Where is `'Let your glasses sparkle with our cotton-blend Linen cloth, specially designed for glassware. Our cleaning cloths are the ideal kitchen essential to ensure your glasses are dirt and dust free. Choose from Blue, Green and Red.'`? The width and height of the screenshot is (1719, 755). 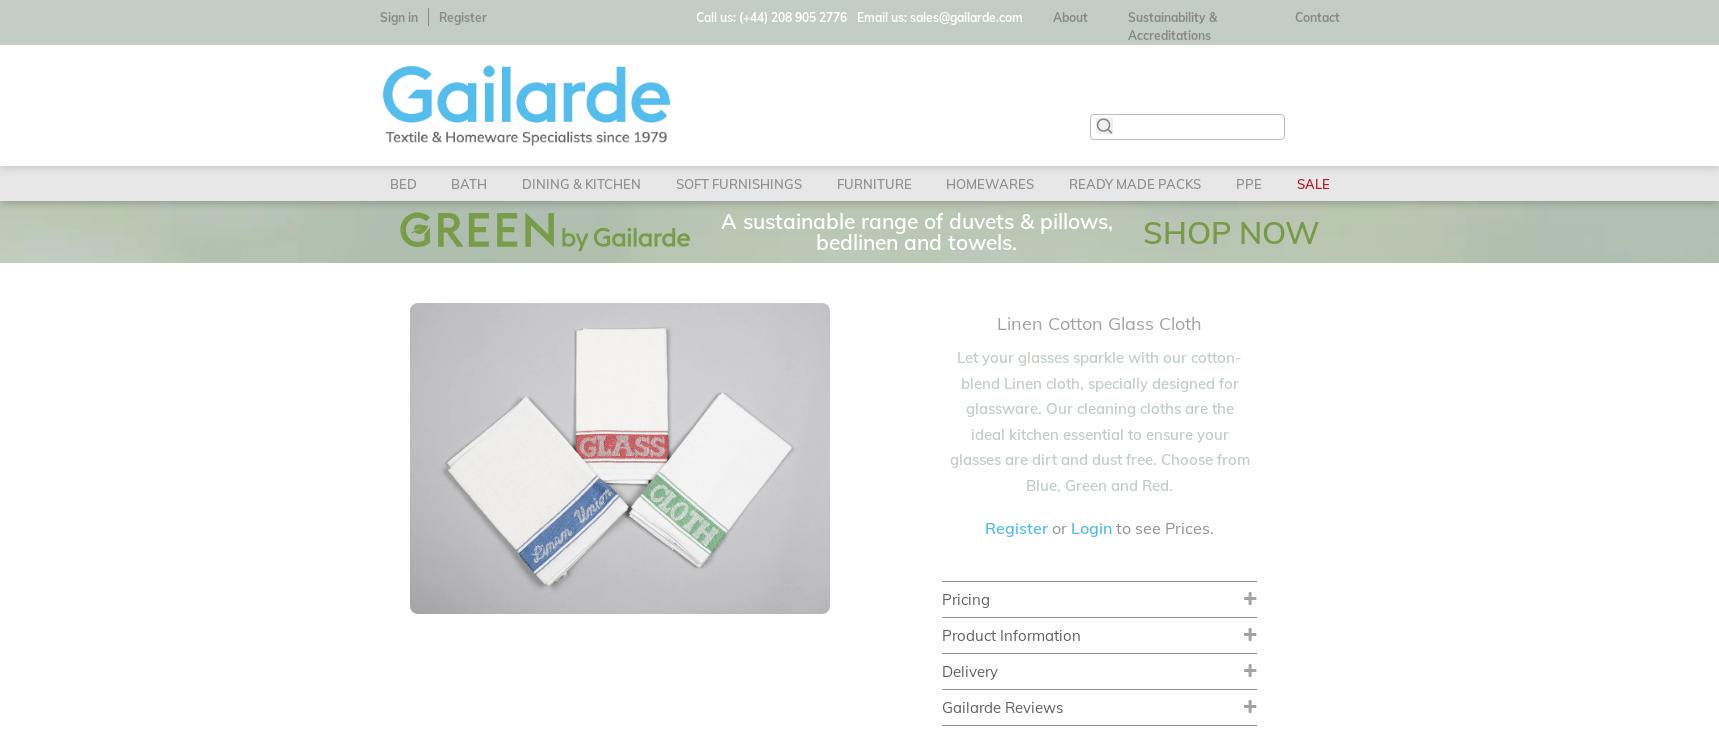
'Let your glasses sparkle with our cotton-blend Linen cloth, specially designed for glassware. Our cleaning cloths are the ideal kitchen essential to ensure your glasses are dirt and dust free. Choose from Blue, Green and Red.' is located at coordinates (948, 419).